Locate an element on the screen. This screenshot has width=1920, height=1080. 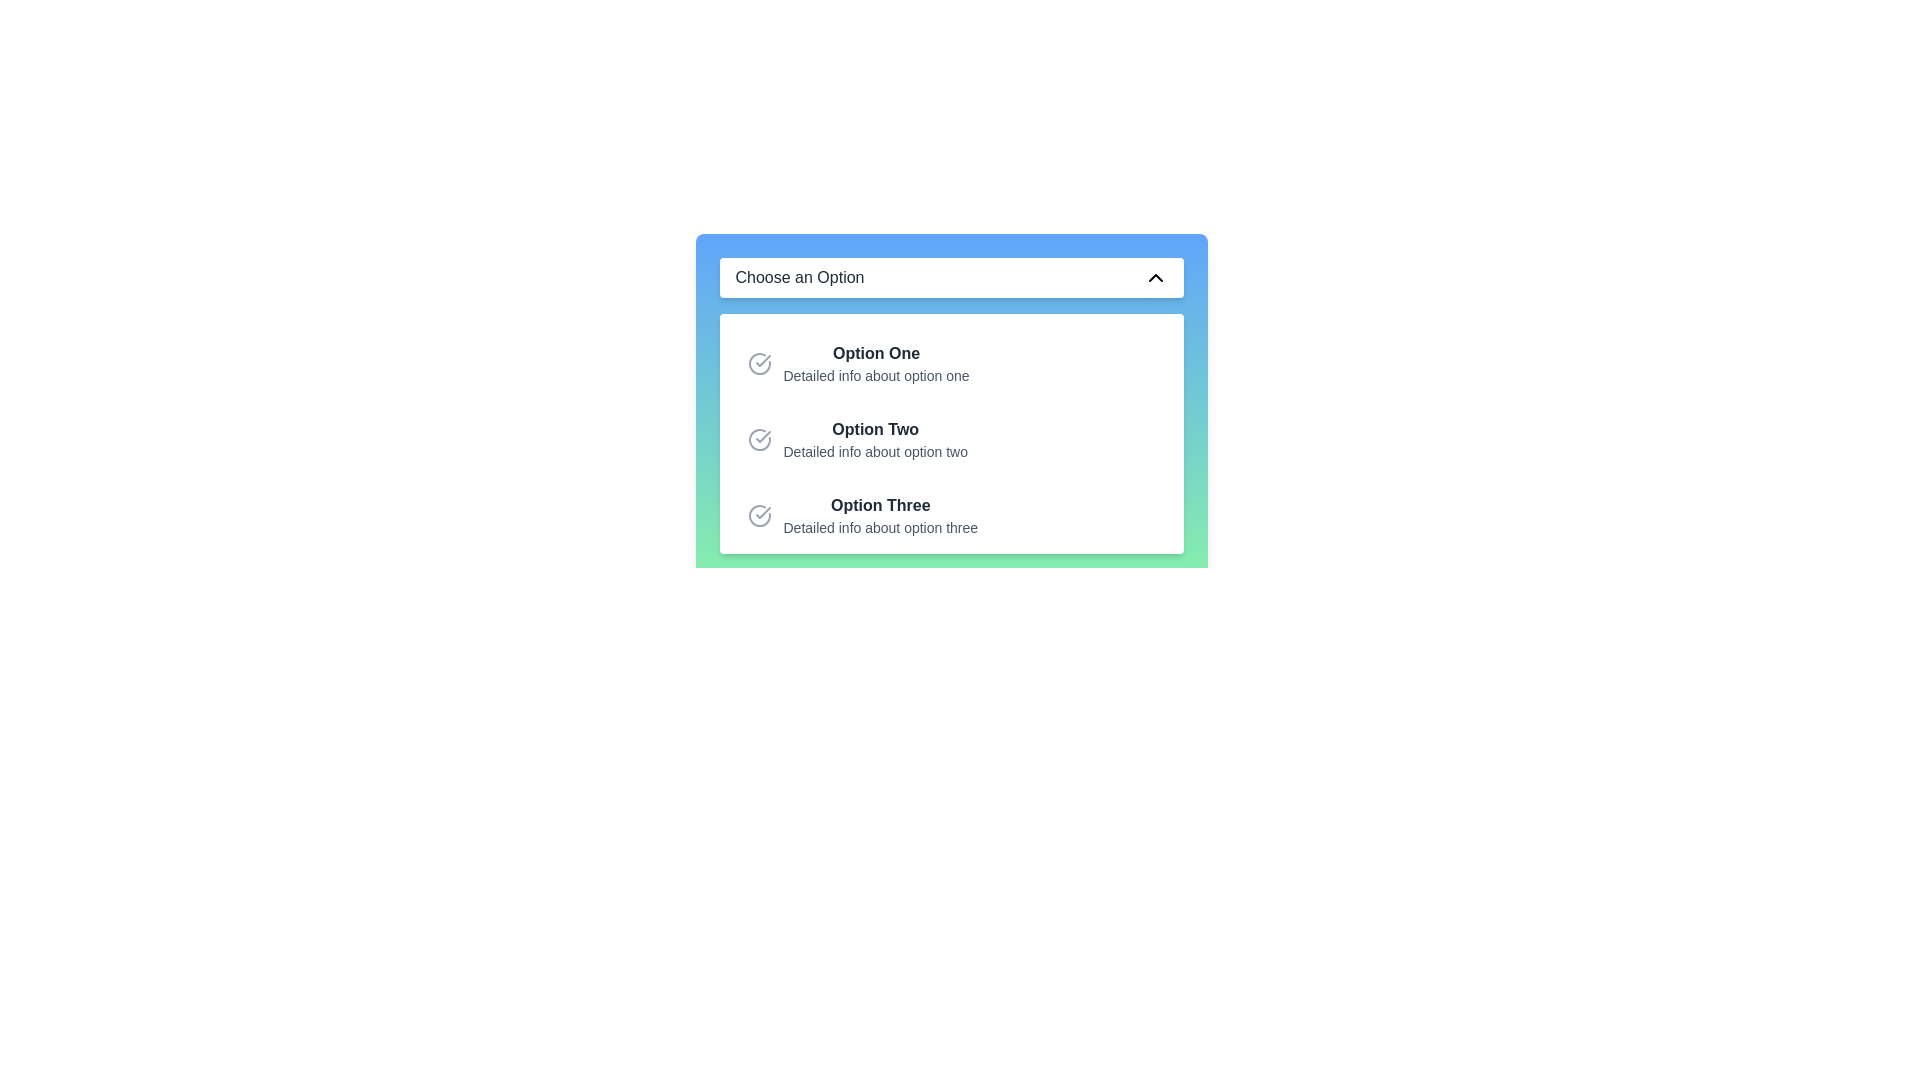
the list item labeled 'Option Three', which consists of a bold dark gray text and a smaller light gray text underneath is located at coordinates (880, 515).